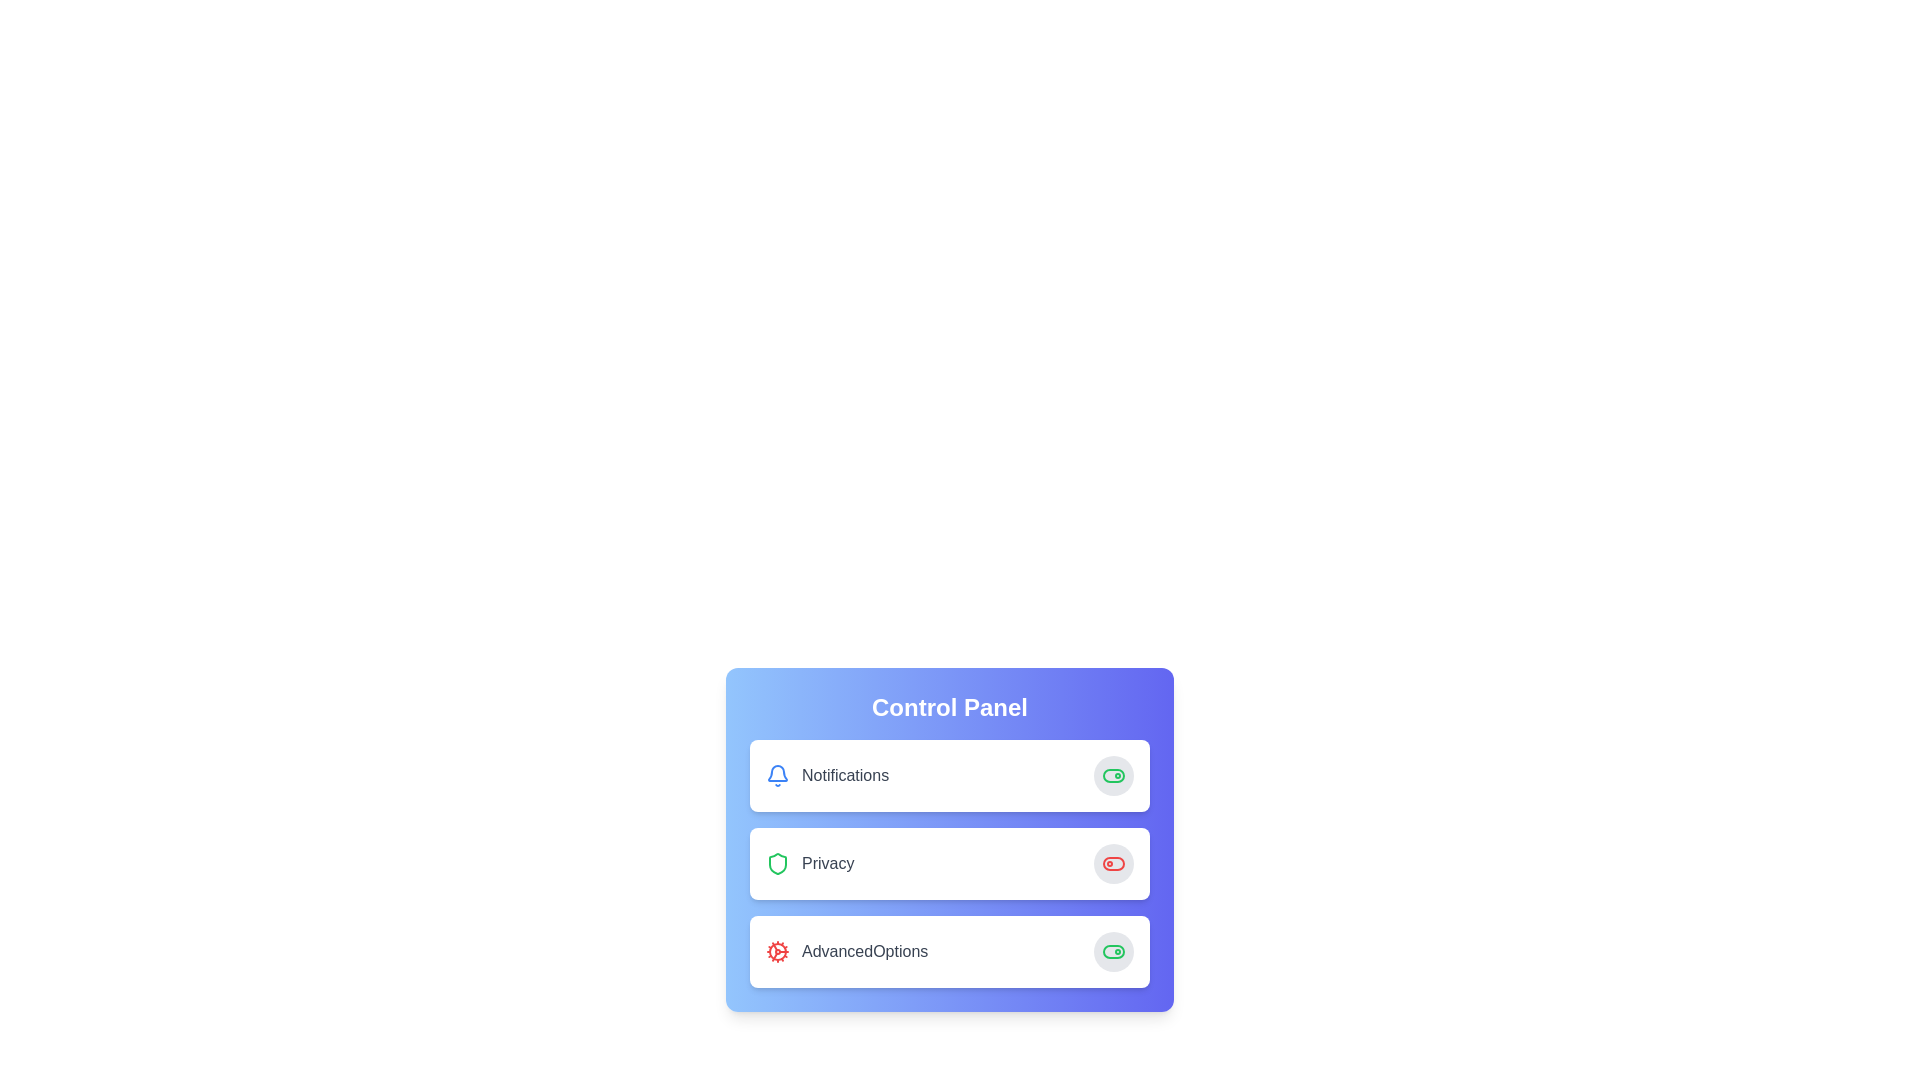 The height and width of the screenshot is (1080, 1920). What do you see at coordinates (865, 951) in the screenshot?
I see `the context of the 'Advanced Options' text label, which is styled with a medium-weight font` at bounding box center [865, 951].